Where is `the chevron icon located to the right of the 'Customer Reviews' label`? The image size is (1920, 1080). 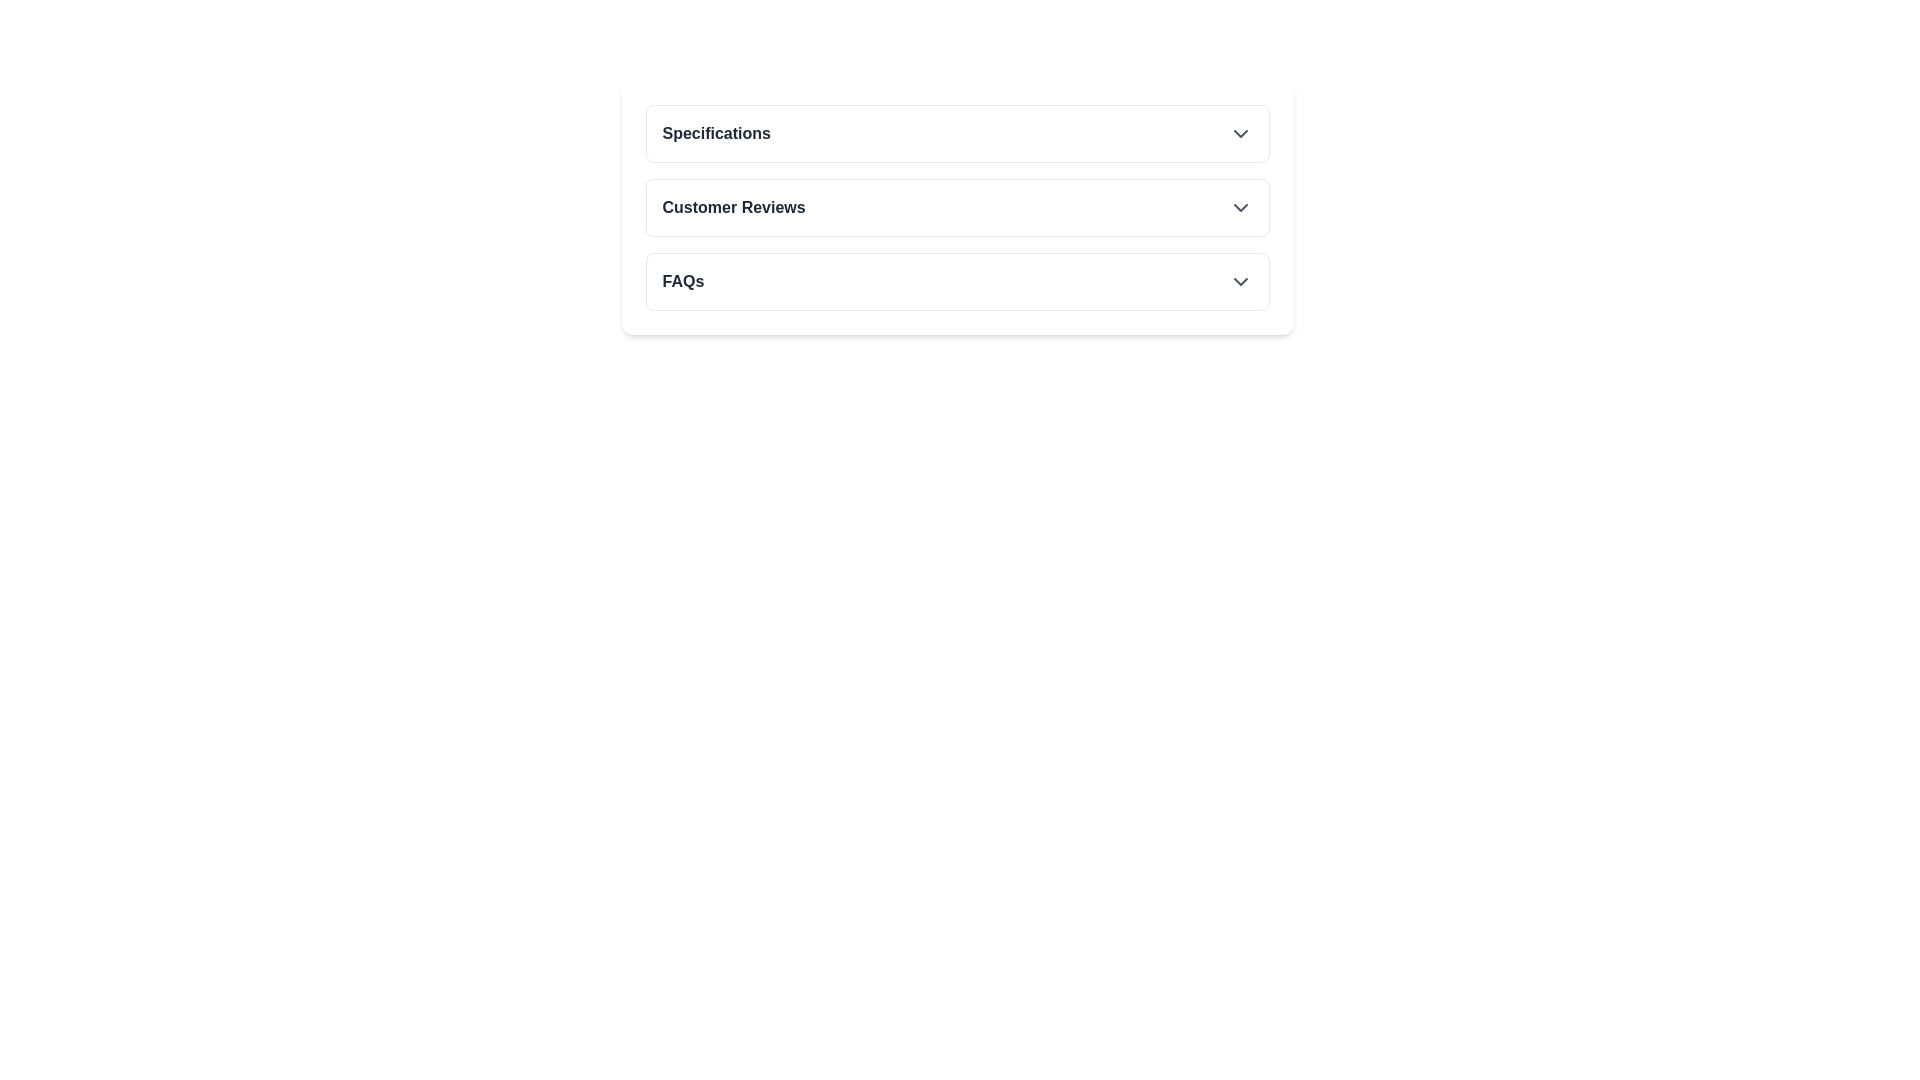
the chevron icon located to the right of the 'Customer Reviews' label is located at coordinates (1239, 208).